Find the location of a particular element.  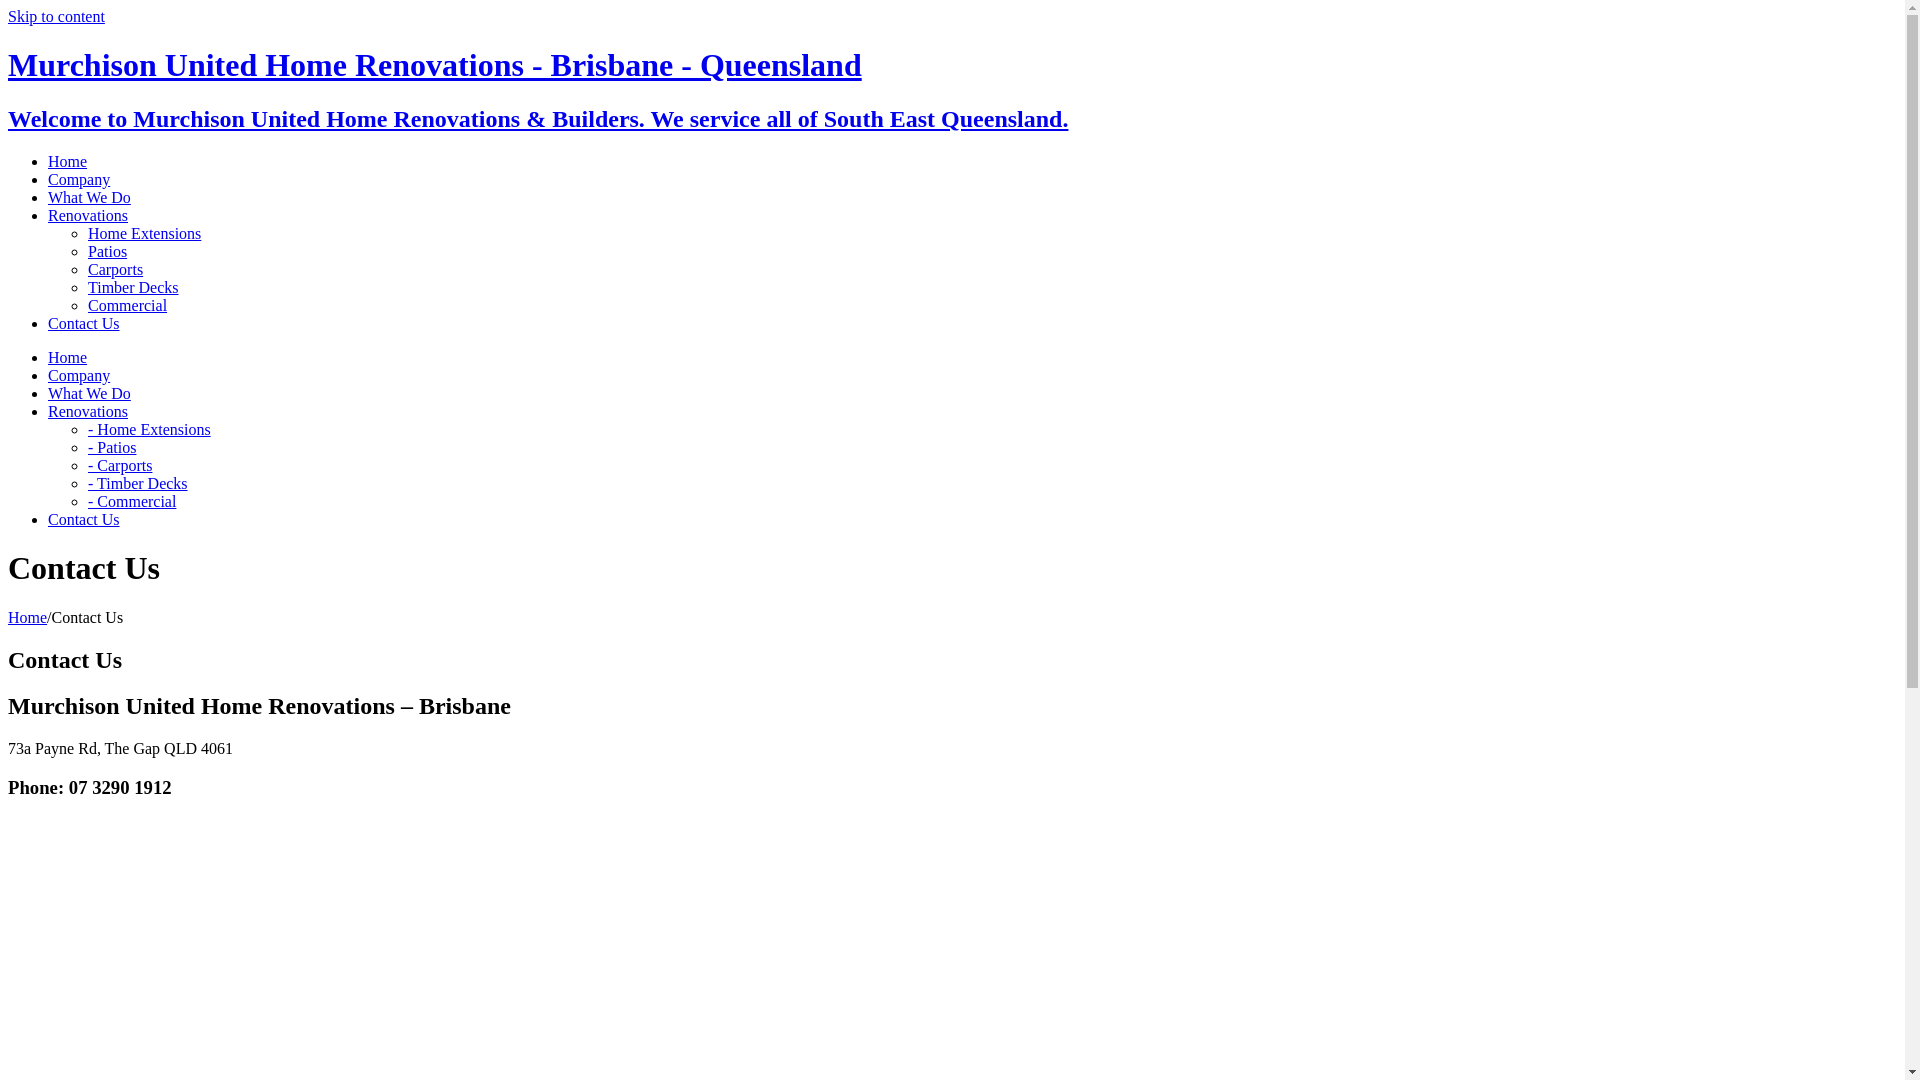

'Home Extensions' is located at coordinates (86, 232).